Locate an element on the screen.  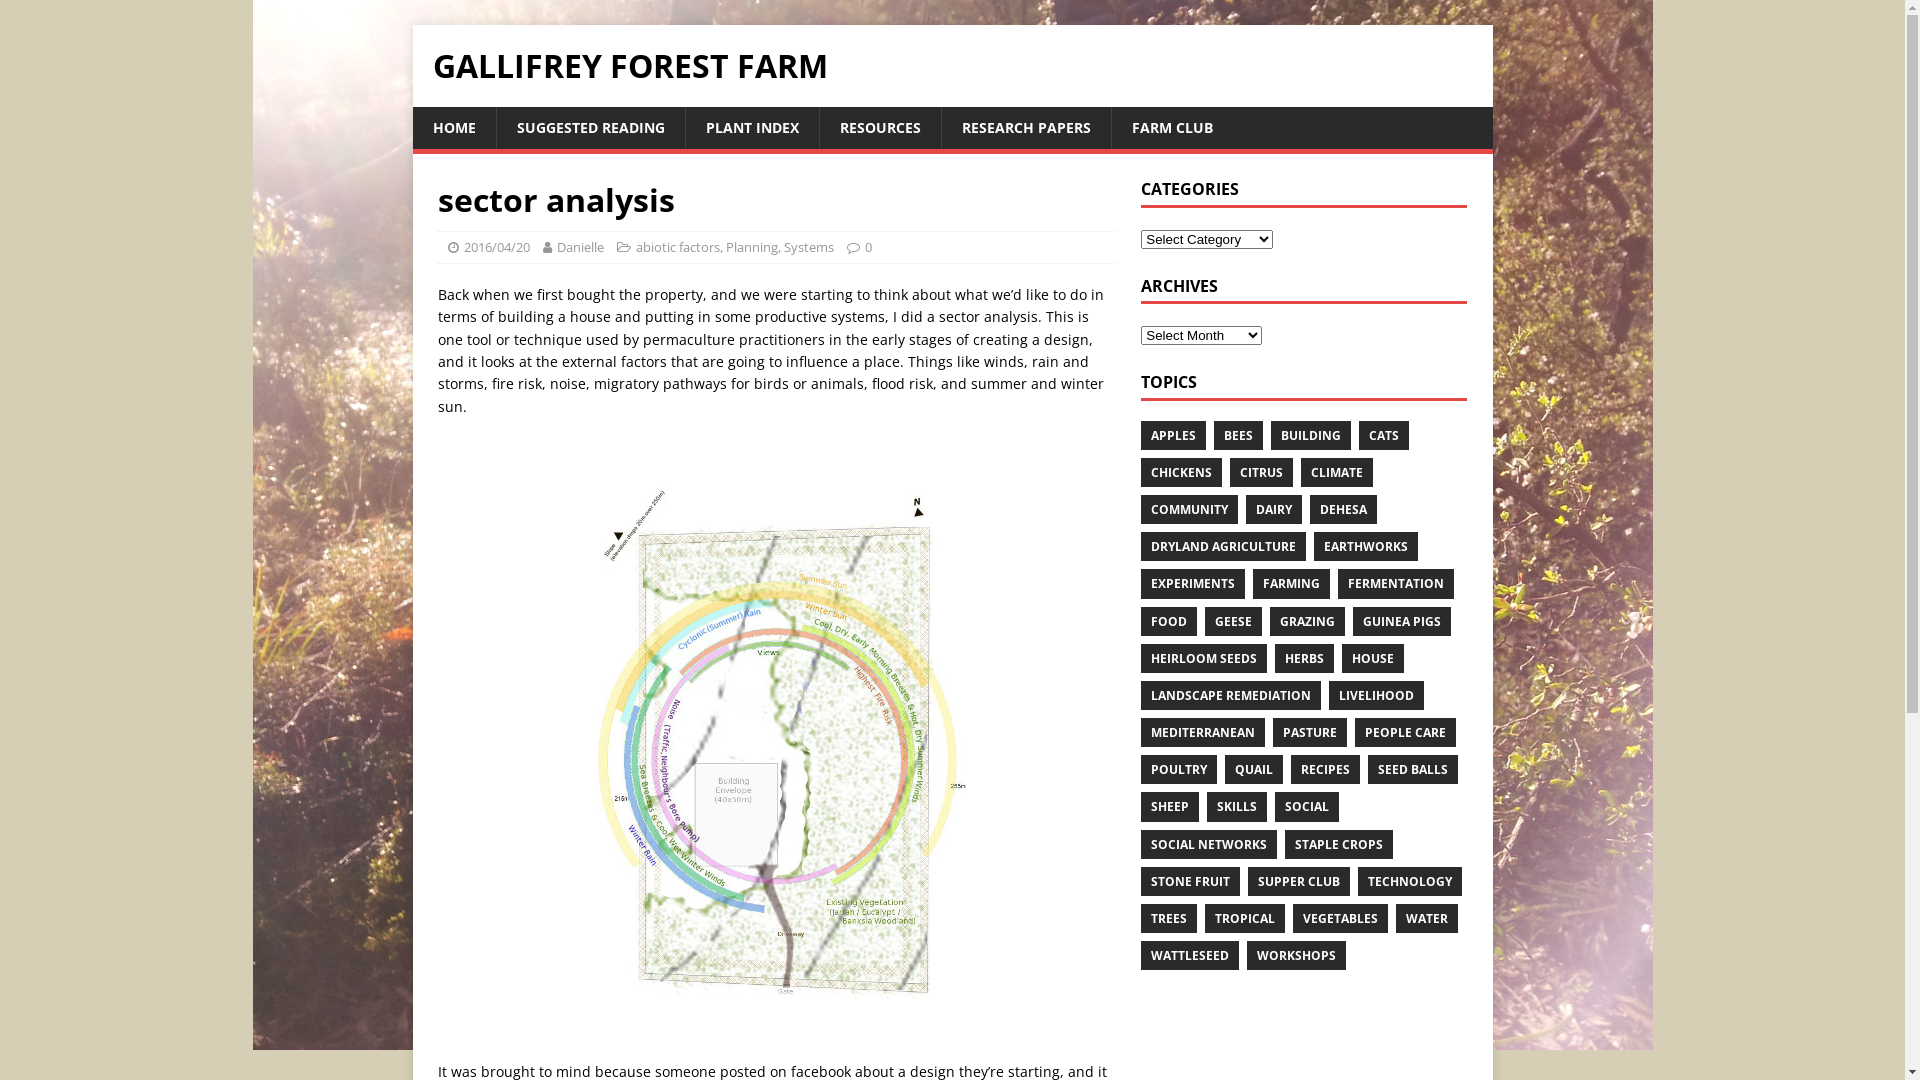
'LANDSCAPE REMEDIATION' is located at coordinates (1229, 694).